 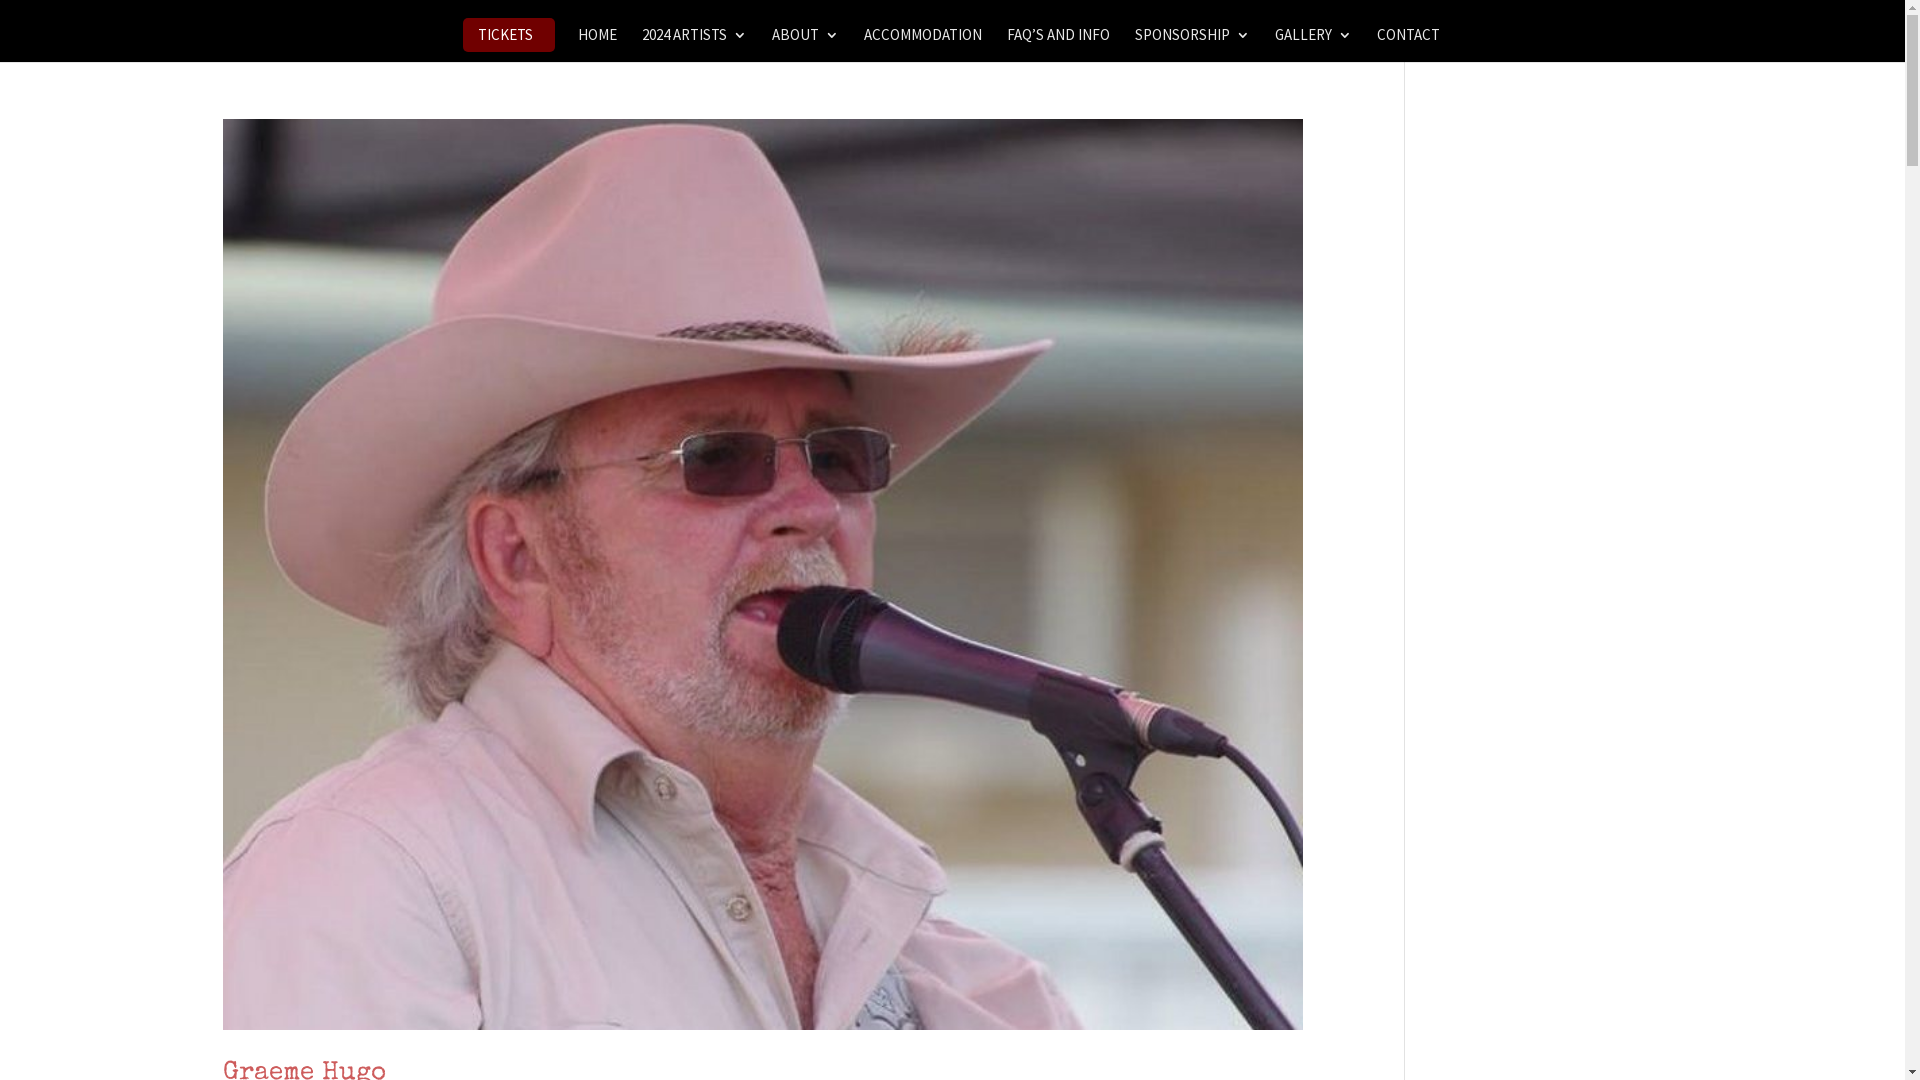 I want to click on 'CONTACT', so click(x=1407, y=43).